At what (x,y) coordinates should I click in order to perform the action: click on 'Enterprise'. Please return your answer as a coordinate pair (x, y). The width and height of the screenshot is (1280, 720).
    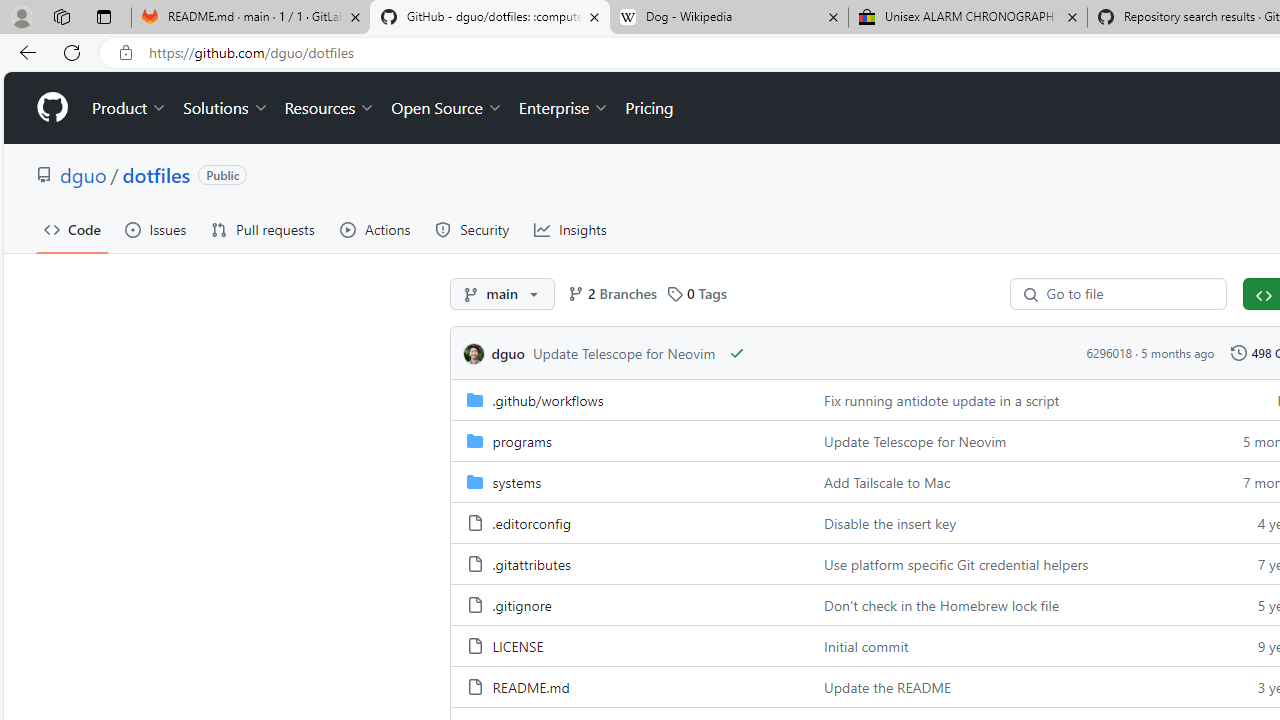
    Looking at the image, I should click on (562, 108).